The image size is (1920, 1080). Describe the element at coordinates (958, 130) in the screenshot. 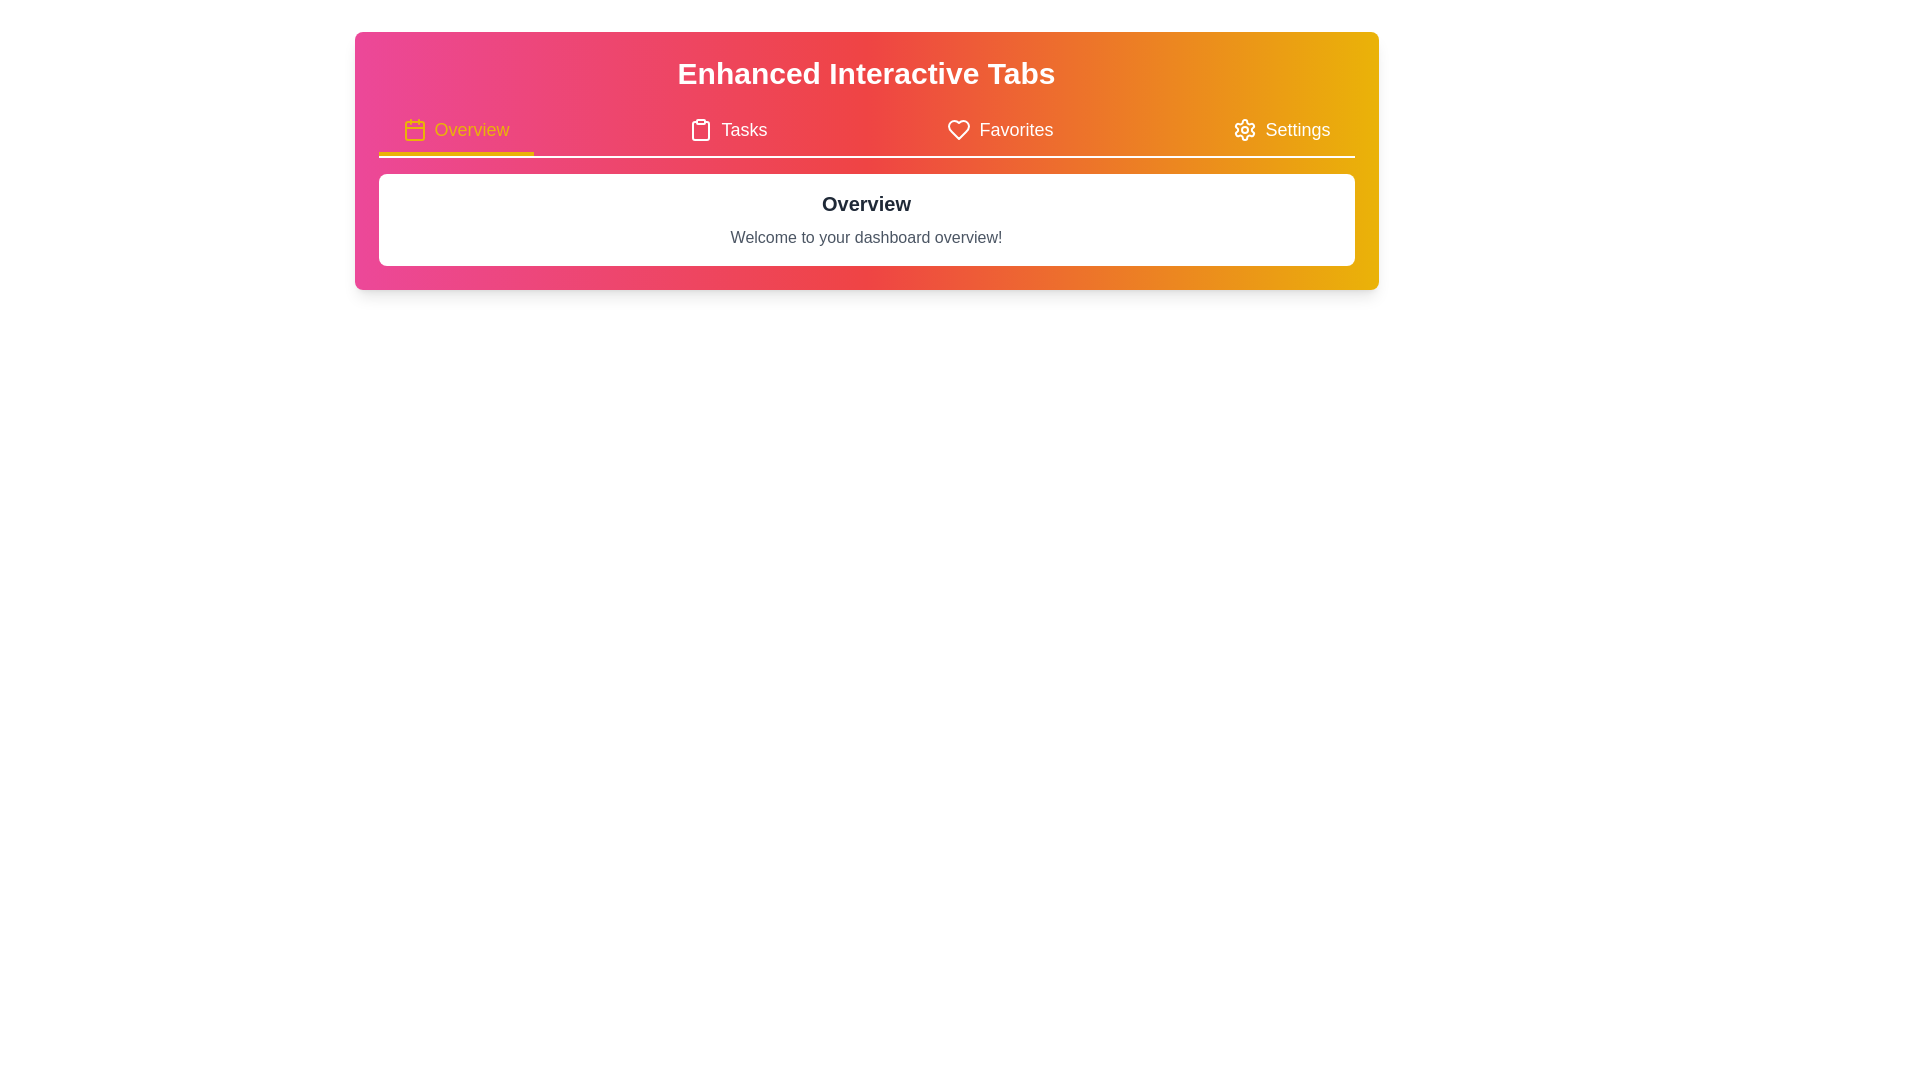

I see `the heart-shaped 'Favorites' icon` at that location.